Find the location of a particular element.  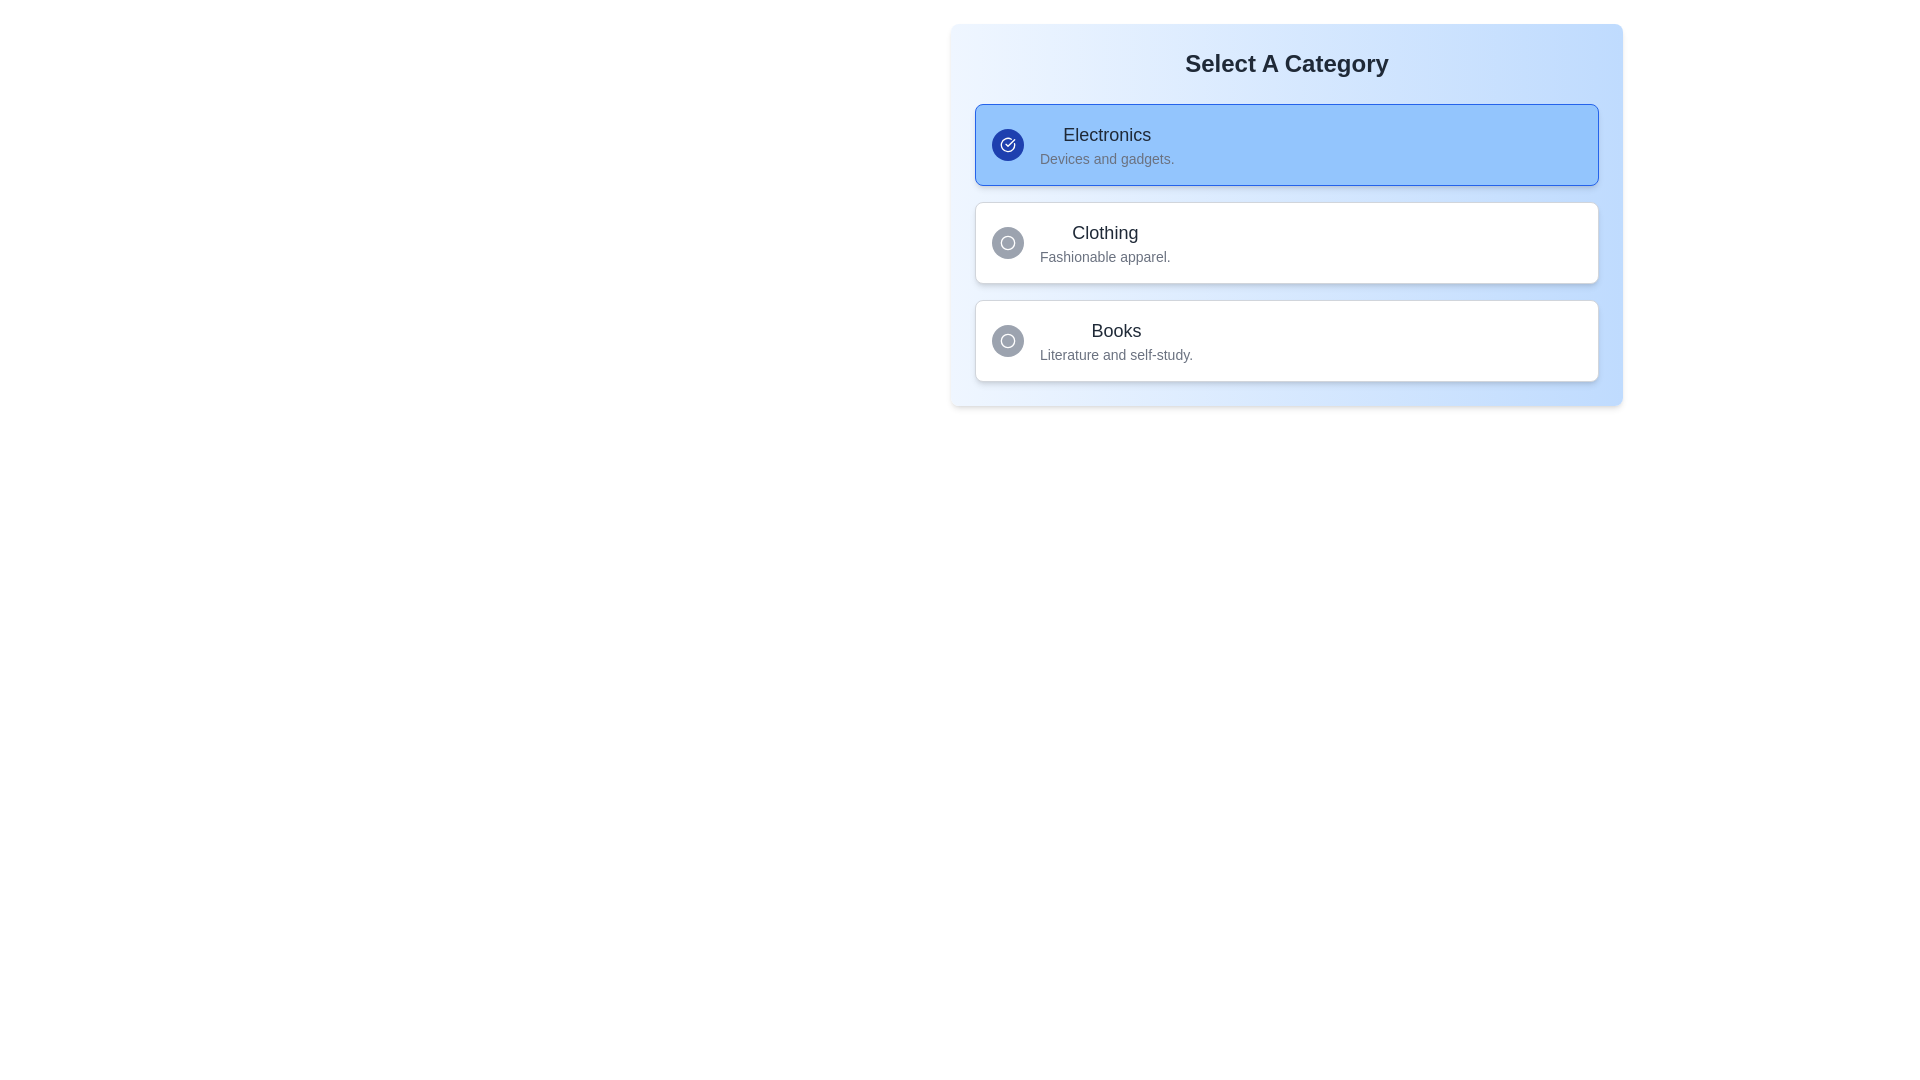

the Text label providing additional descriptive information about the 'Electronics' category, located beneath the 'Electronics' title within the first selectable category card is located at coordinates (1106, 157).